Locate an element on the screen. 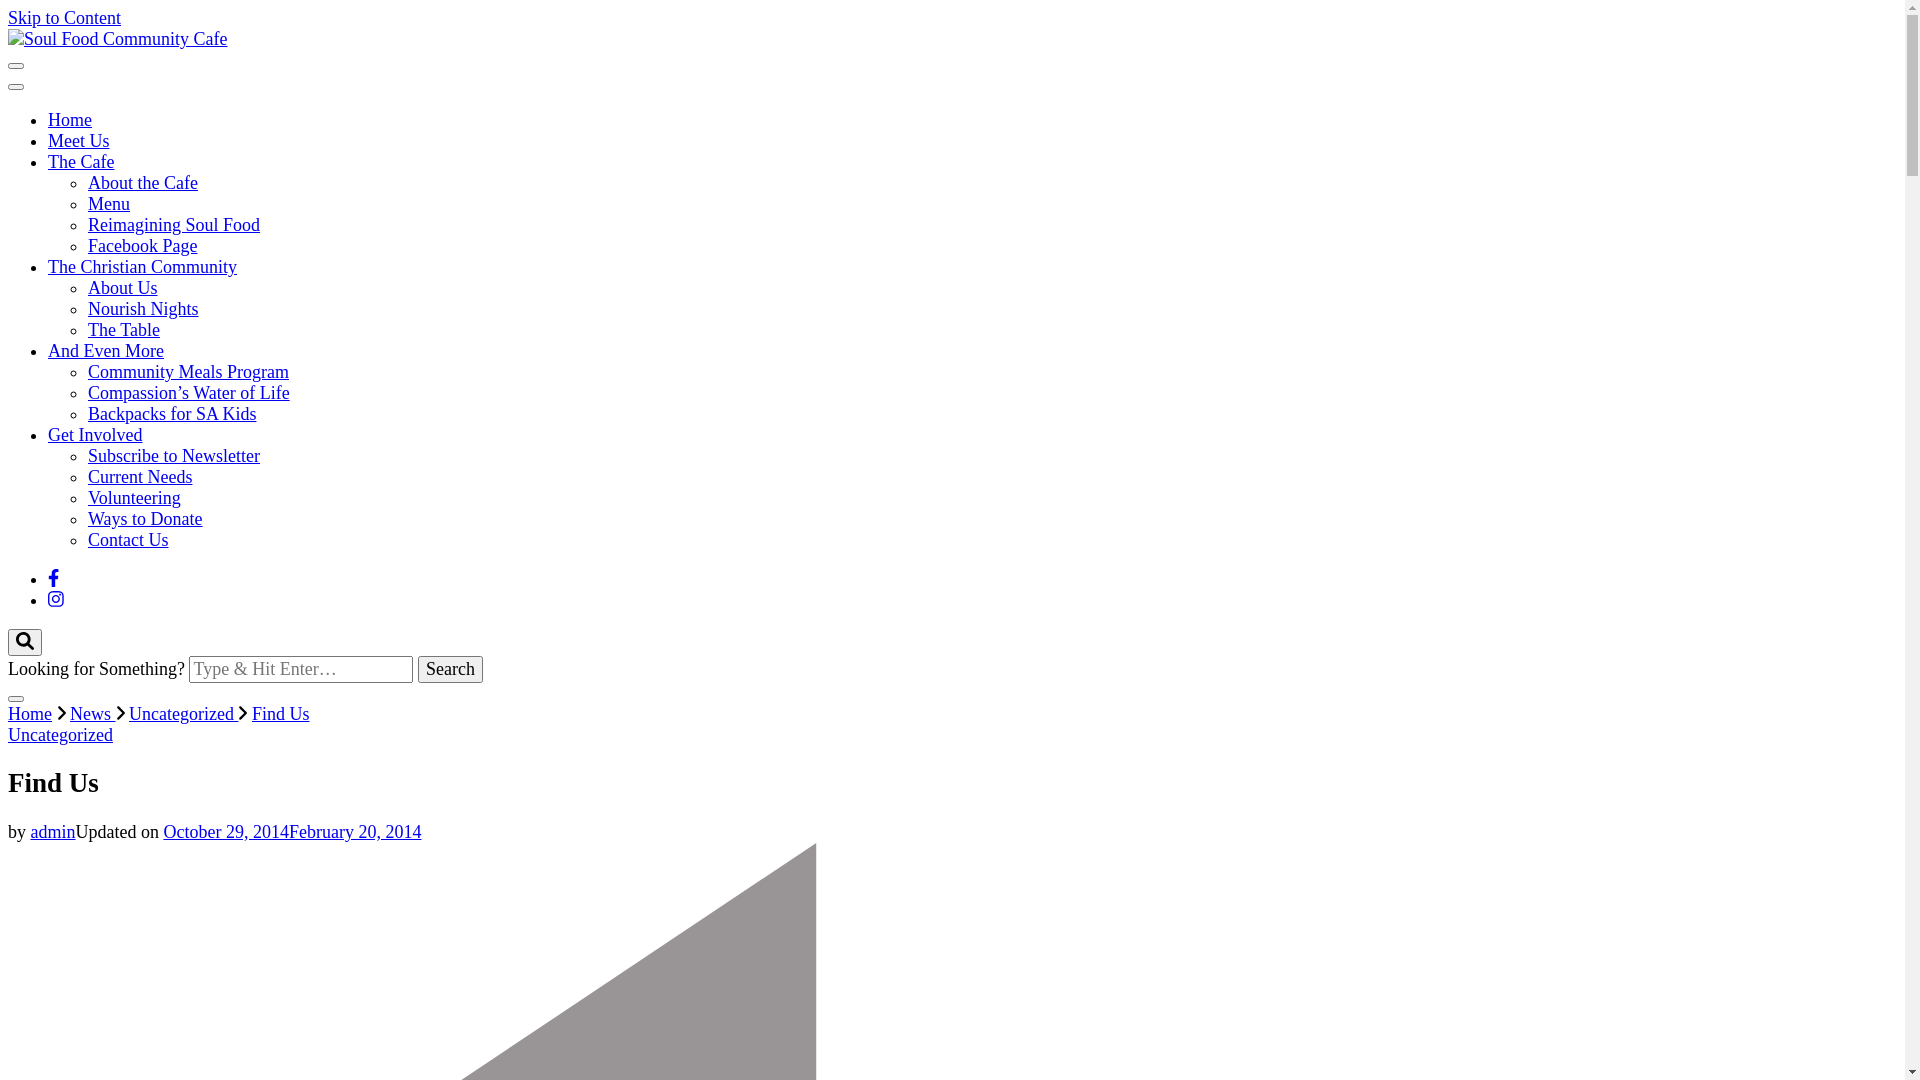 This screenshot has height=1080, width=1920. 'Skip to Content' is located at coordinates (64, 18).